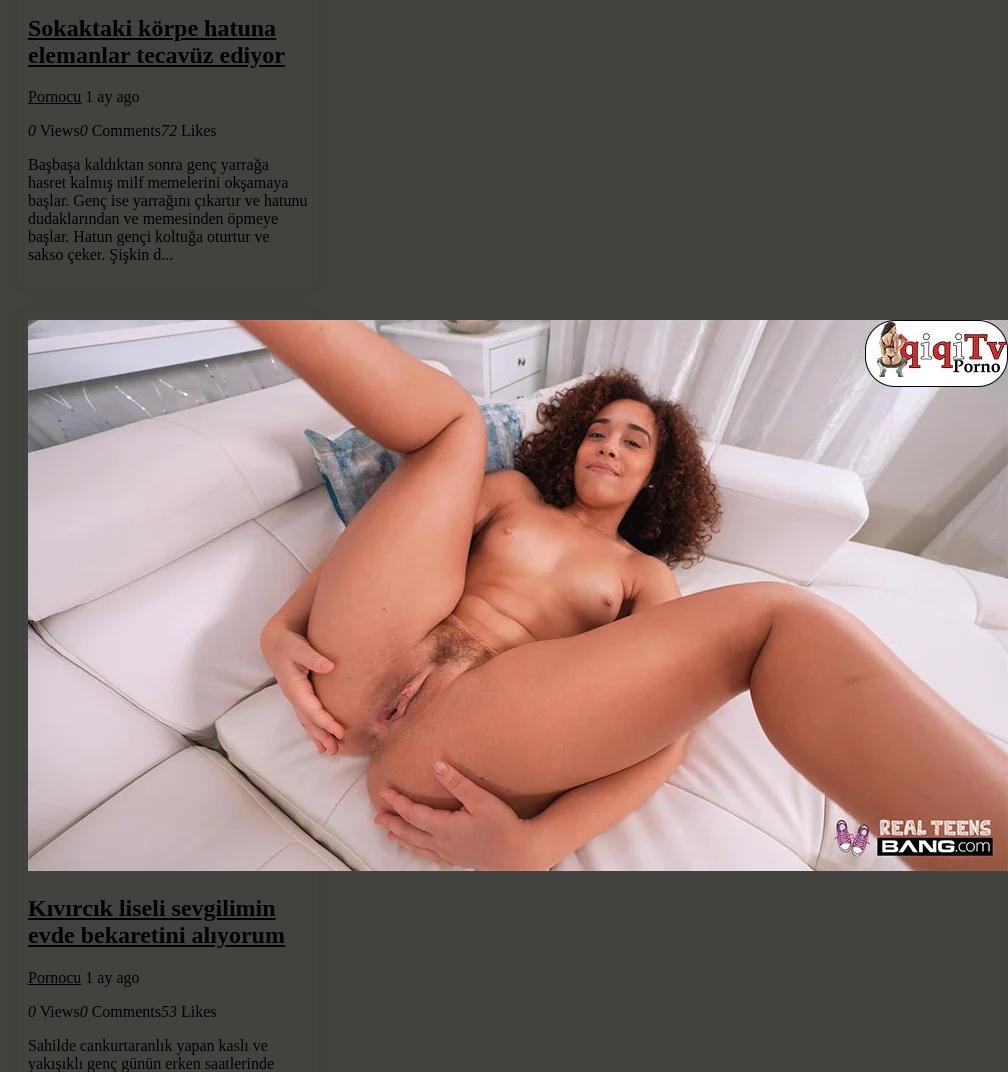  What do you see at coordinates (28, 921) in the screenshot?
I see `'Kıvırcık liseli sevgilimin evde bekaretini alıyorum'` at bounding box center [28, 921].